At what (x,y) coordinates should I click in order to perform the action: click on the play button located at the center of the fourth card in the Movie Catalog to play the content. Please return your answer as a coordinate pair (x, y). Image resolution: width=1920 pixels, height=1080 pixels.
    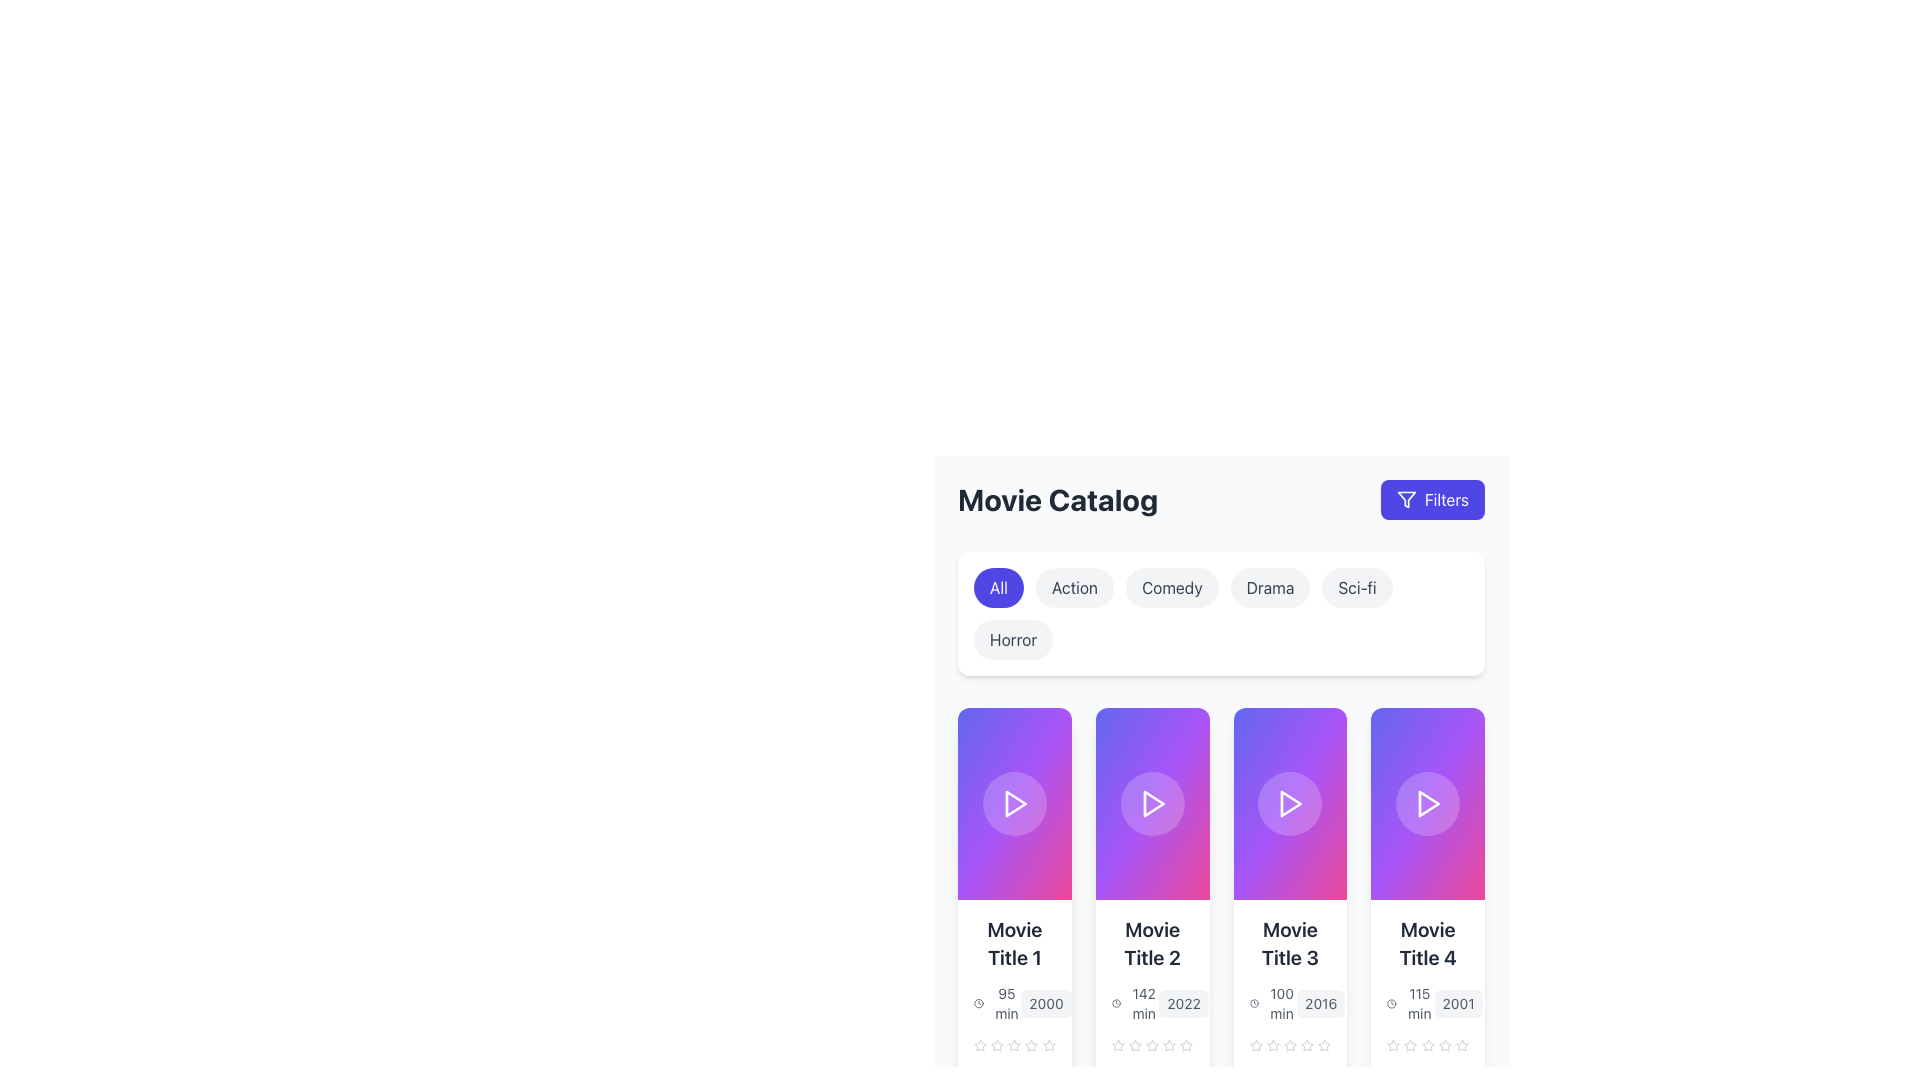
    Looking at the image, I should click on (1427, 802).